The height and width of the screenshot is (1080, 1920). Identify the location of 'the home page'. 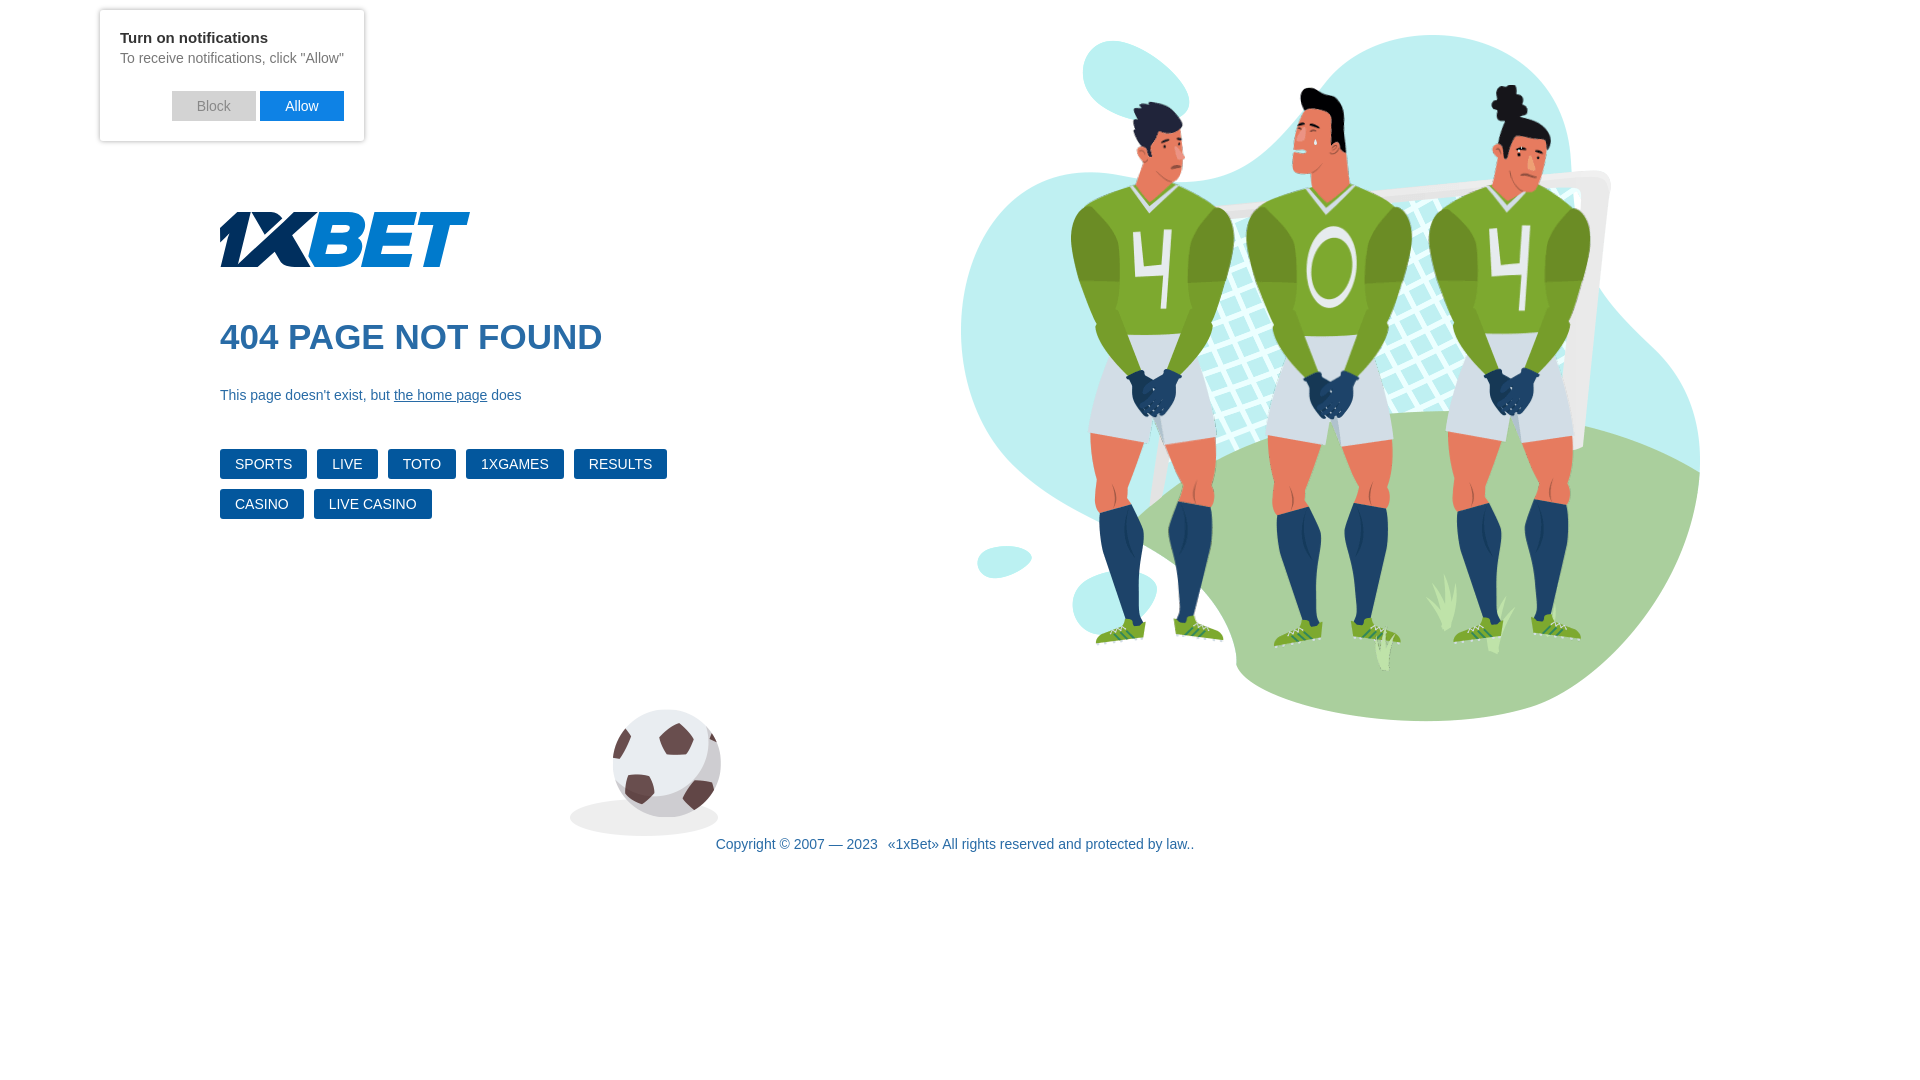
(439, 394).